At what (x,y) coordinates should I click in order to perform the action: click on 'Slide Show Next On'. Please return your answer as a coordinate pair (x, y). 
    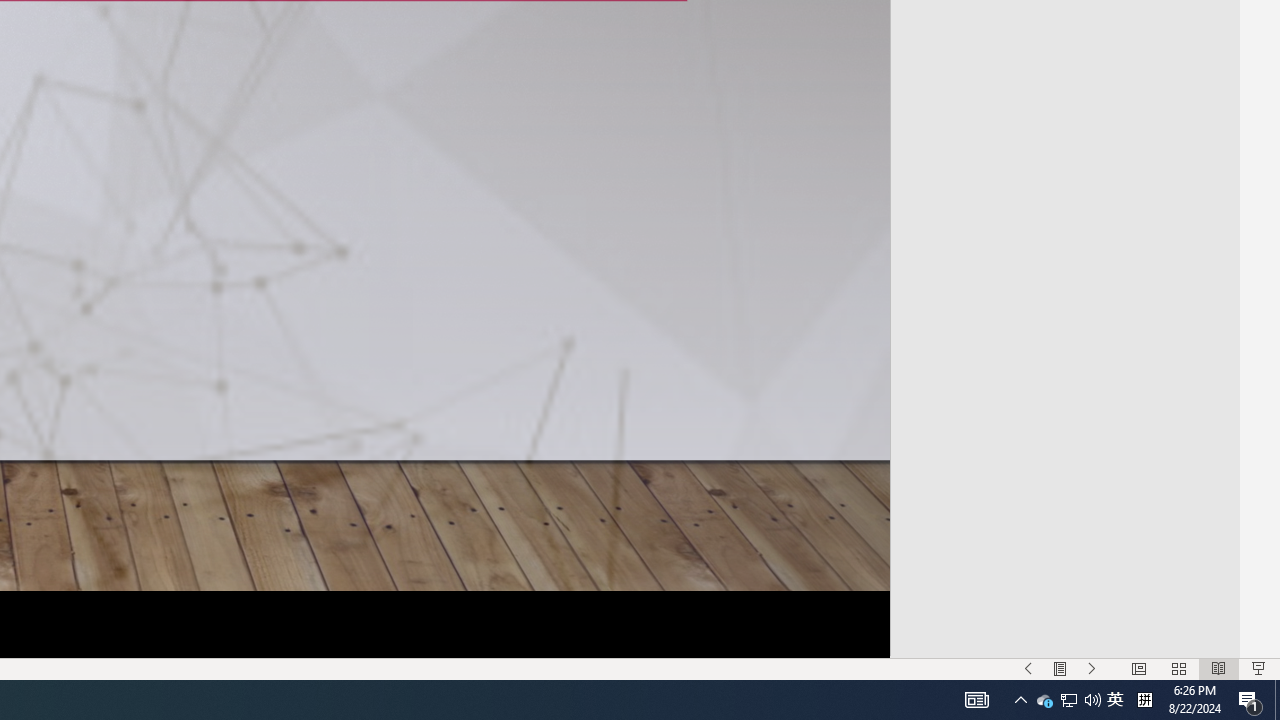
    Looking at the image, I should click on (1091, 669).